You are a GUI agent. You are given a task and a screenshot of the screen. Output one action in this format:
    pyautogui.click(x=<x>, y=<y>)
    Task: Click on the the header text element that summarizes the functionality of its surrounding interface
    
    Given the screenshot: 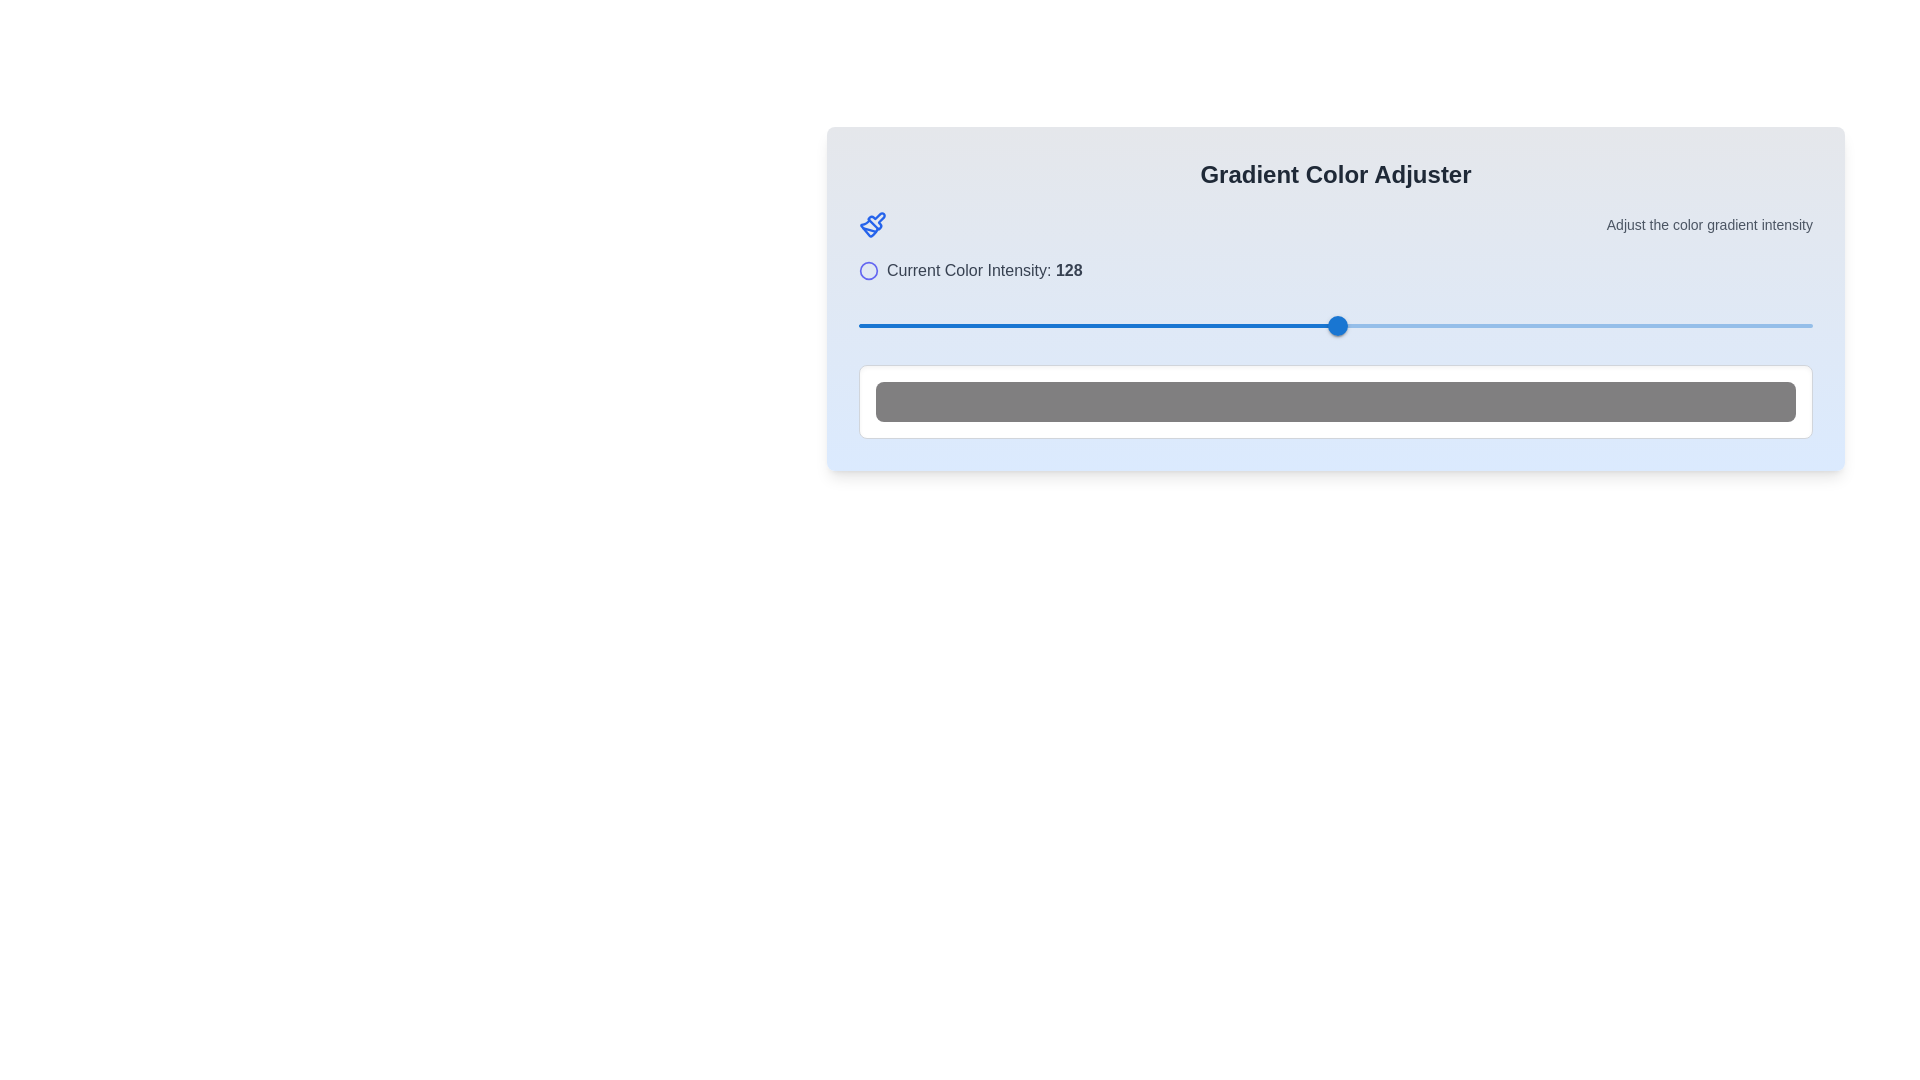 What is the action you would take?
    pyautogui.click(x=1335, y=173)
    